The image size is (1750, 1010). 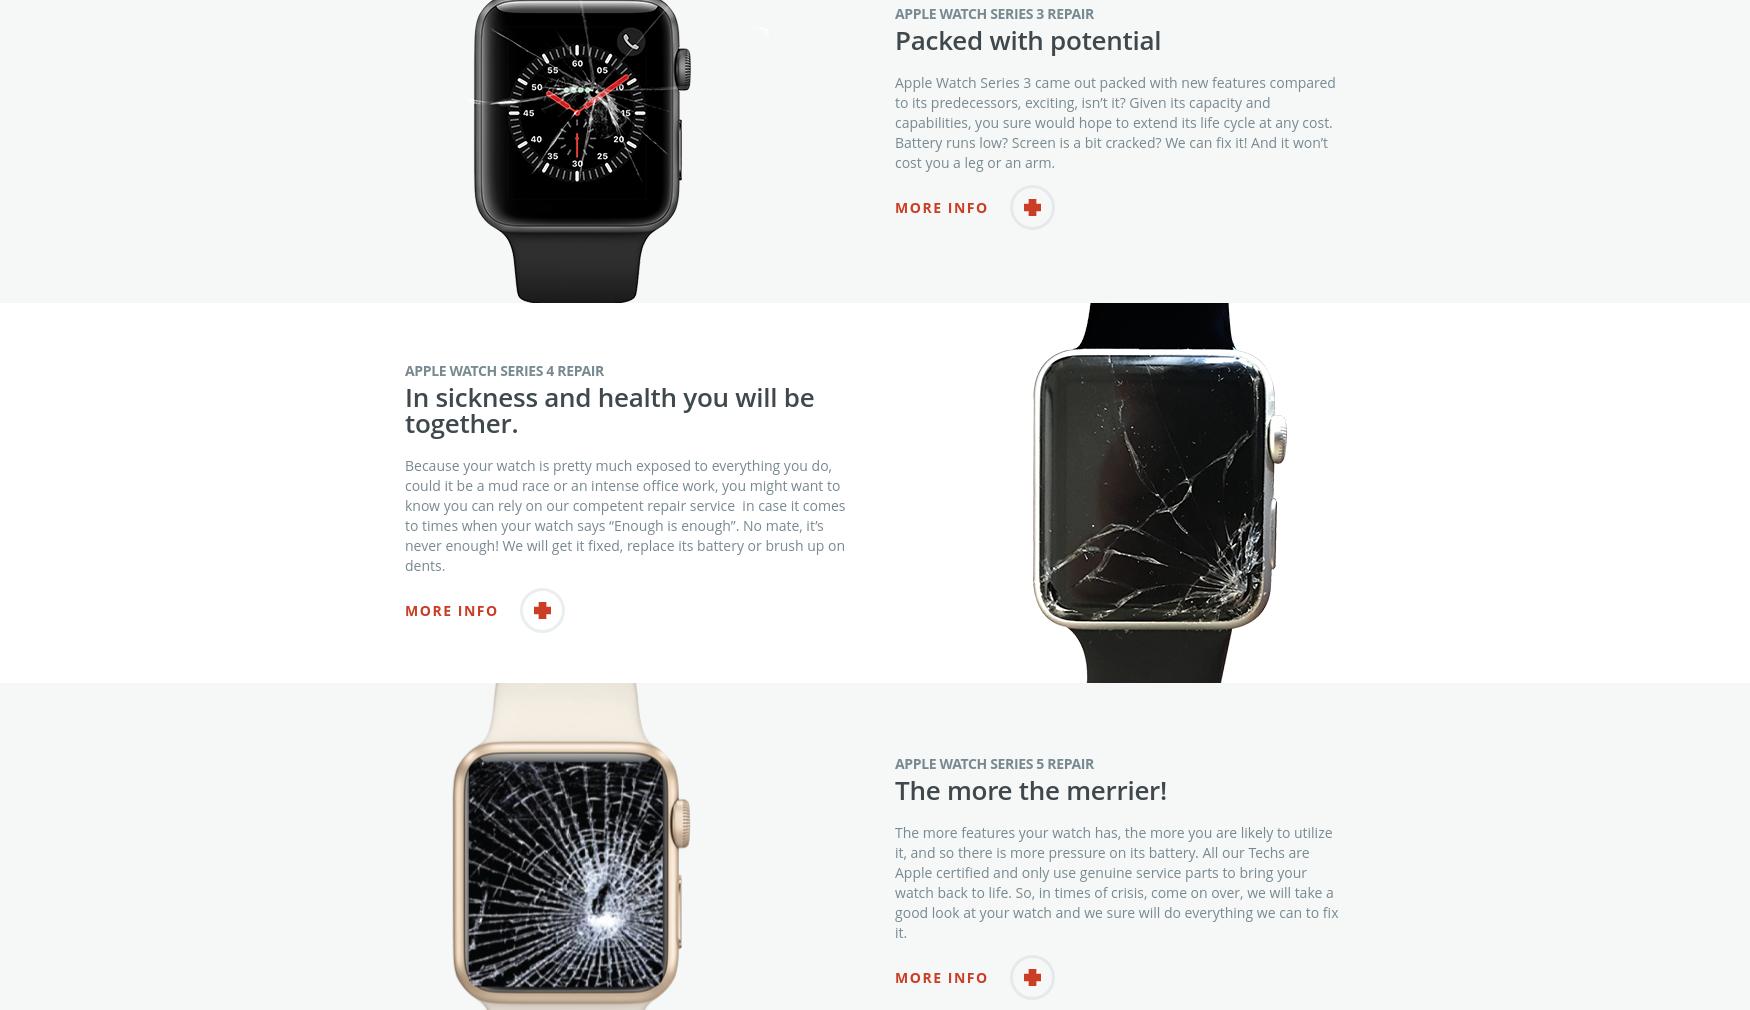 I want to click on 'The more the merrier!', so click(x=1029, y=829).